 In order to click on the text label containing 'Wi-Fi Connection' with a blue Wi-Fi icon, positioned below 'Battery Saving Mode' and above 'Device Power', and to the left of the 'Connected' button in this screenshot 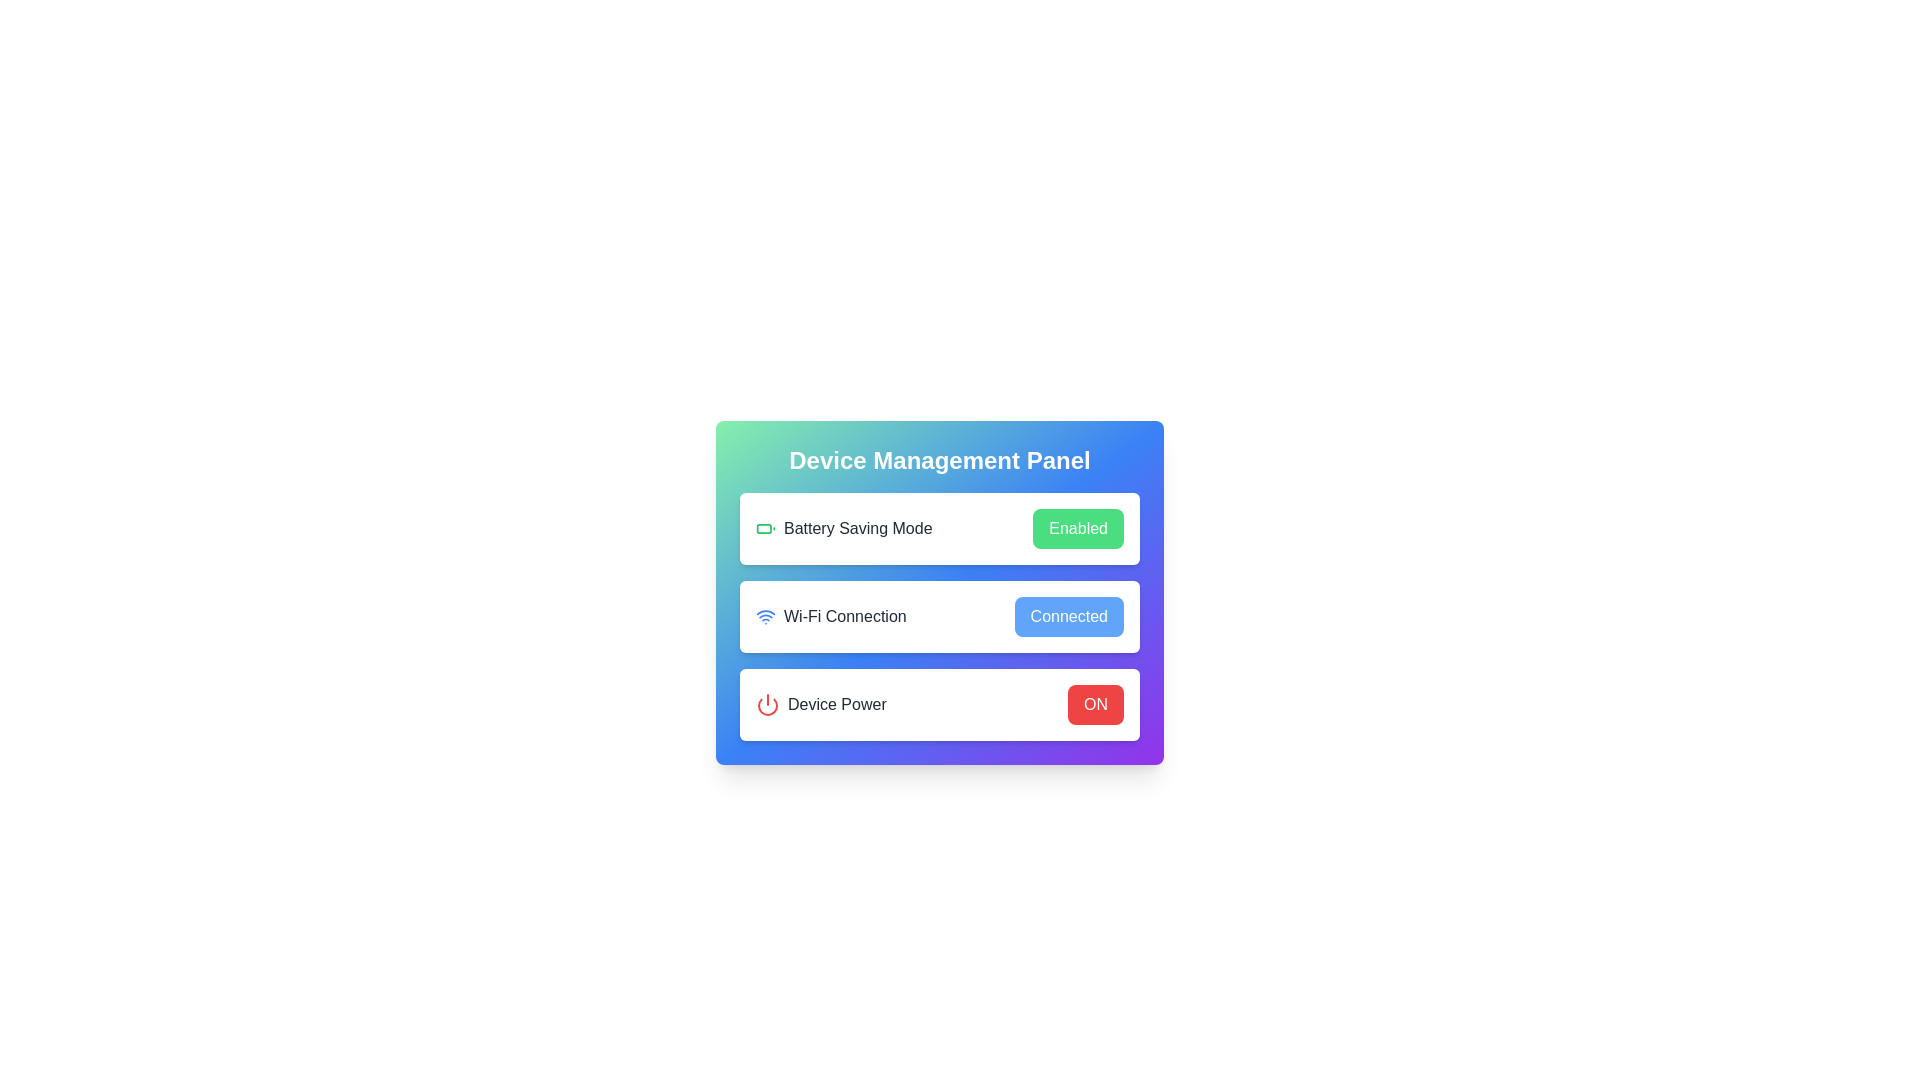, I will do `click(831, 616)`.